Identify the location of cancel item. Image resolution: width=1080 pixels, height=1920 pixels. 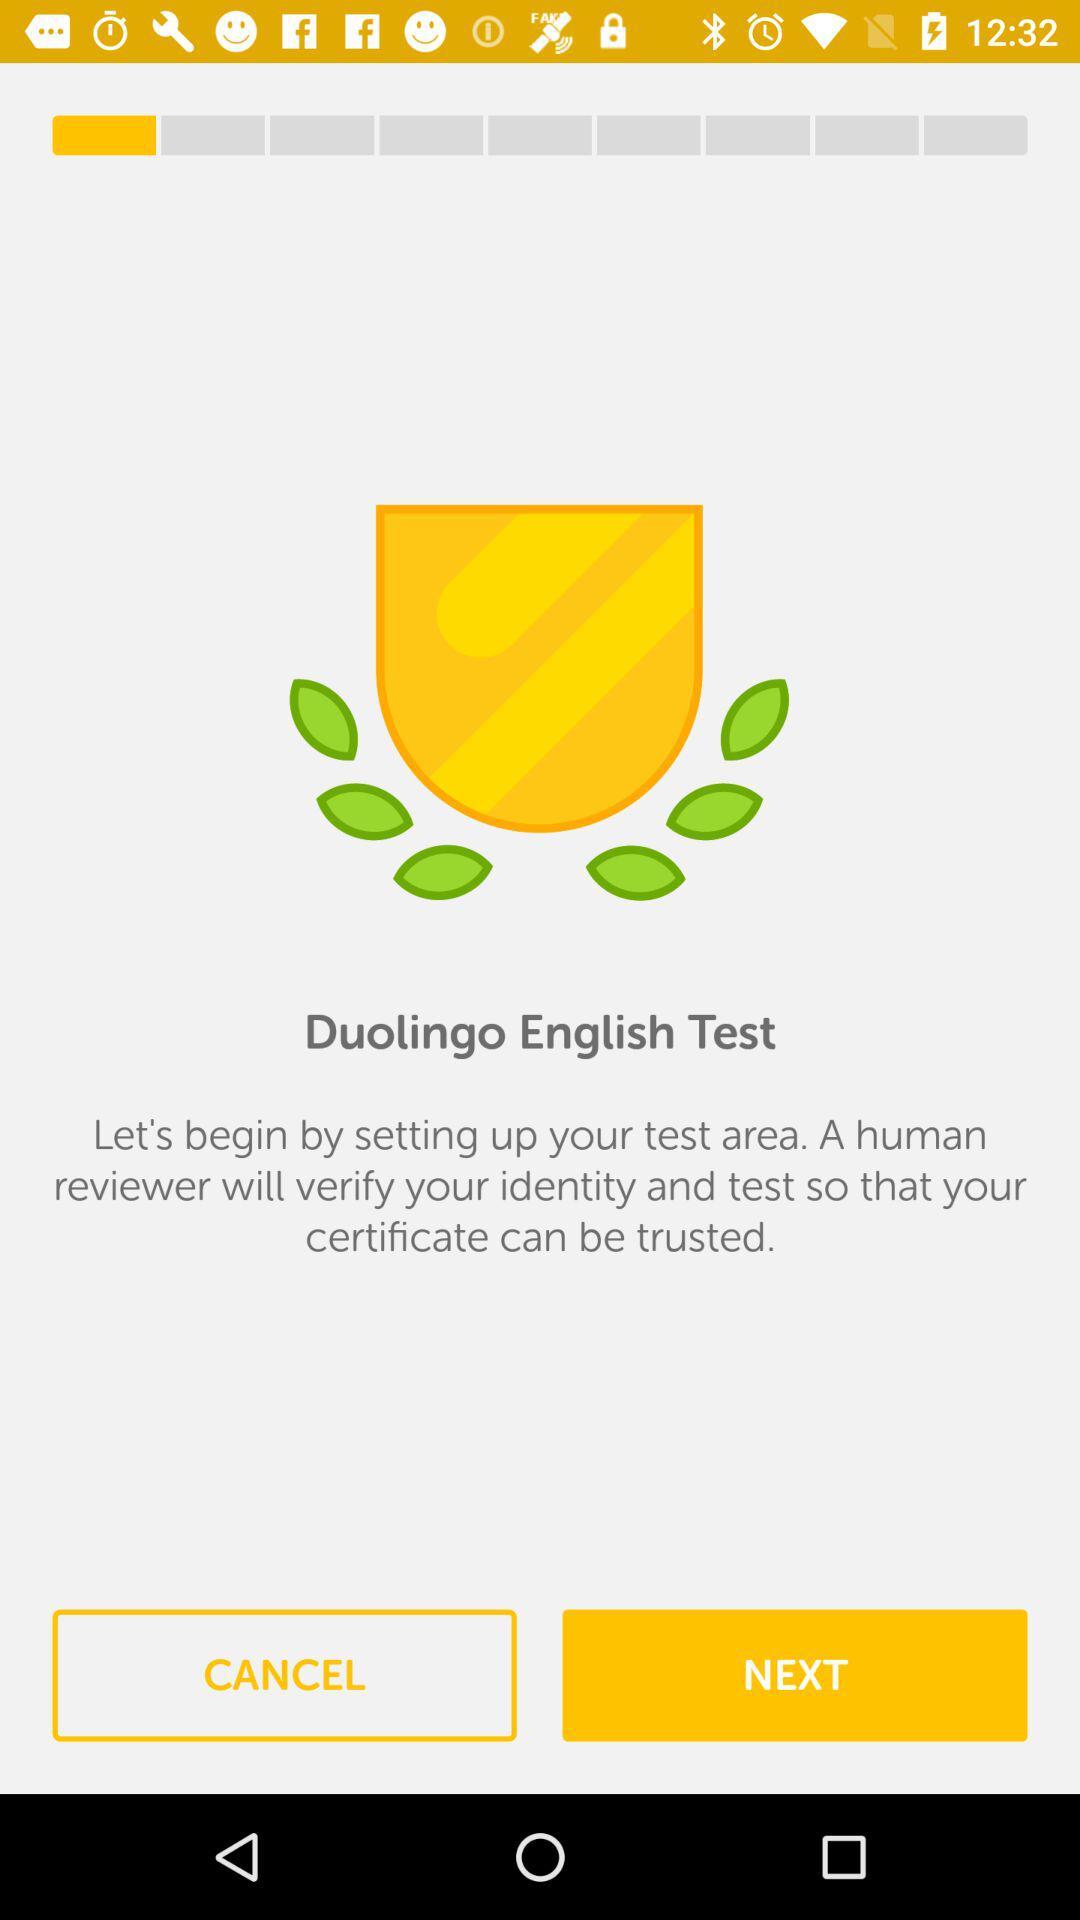
(284, 1675).